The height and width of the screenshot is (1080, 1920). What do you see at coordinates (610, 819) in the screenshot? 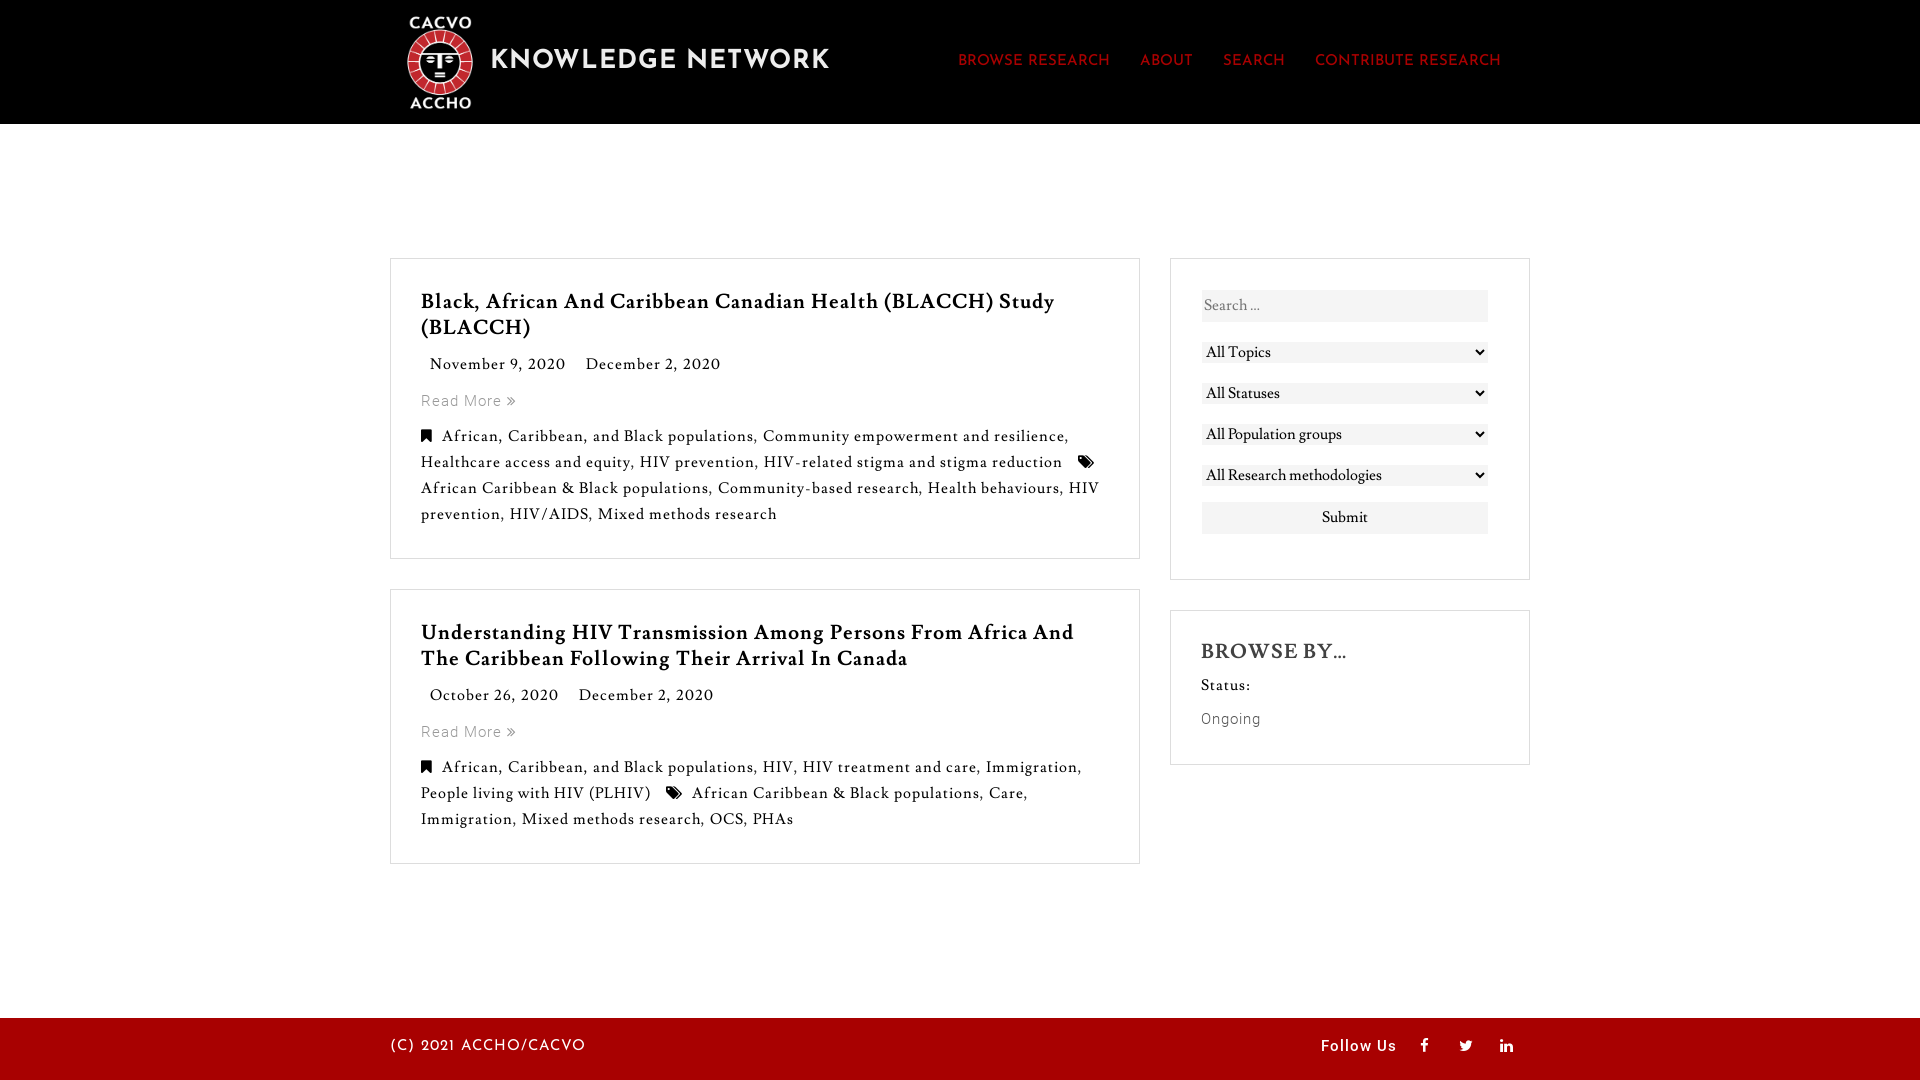
I see `'Mixed methods research'` at bounding box center [610, 819].